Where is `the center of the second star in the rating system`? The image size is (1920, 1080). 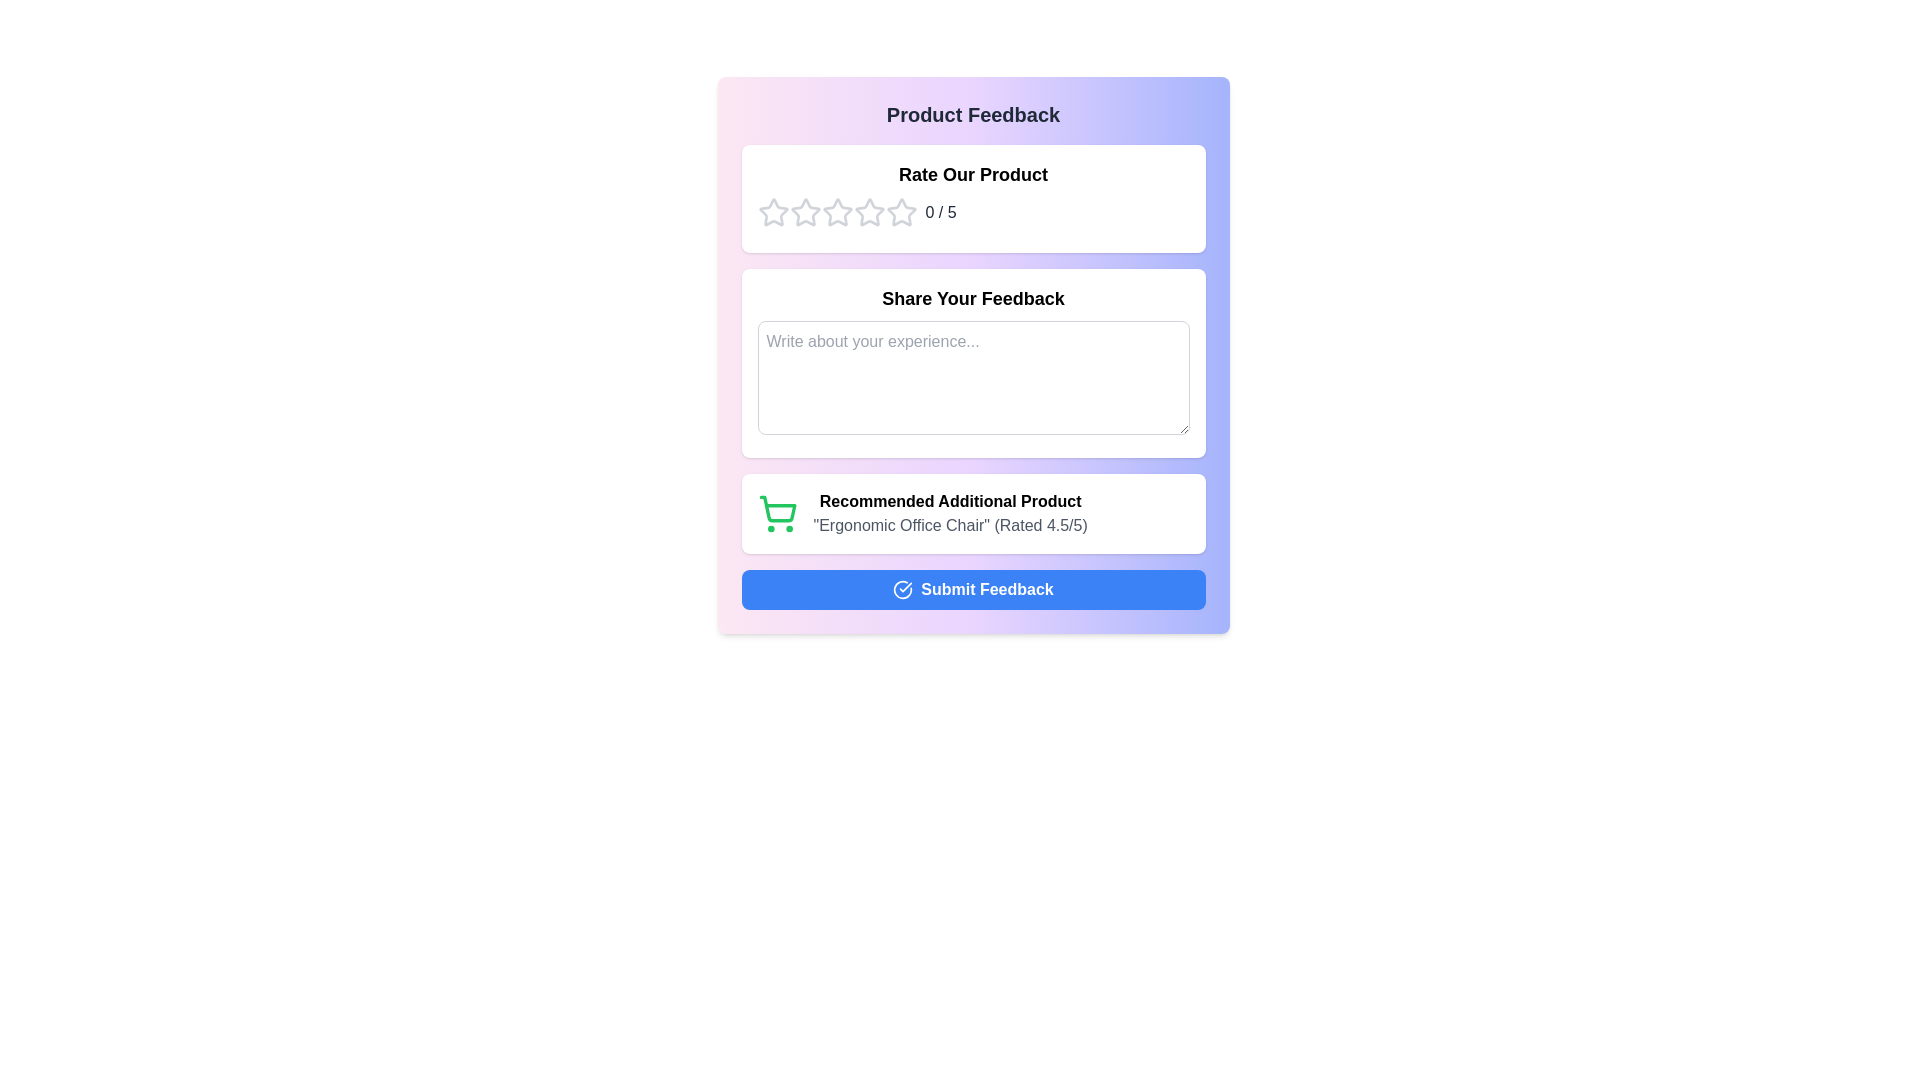
the center of the second star in the rating system is located at coordinates (900, 212).